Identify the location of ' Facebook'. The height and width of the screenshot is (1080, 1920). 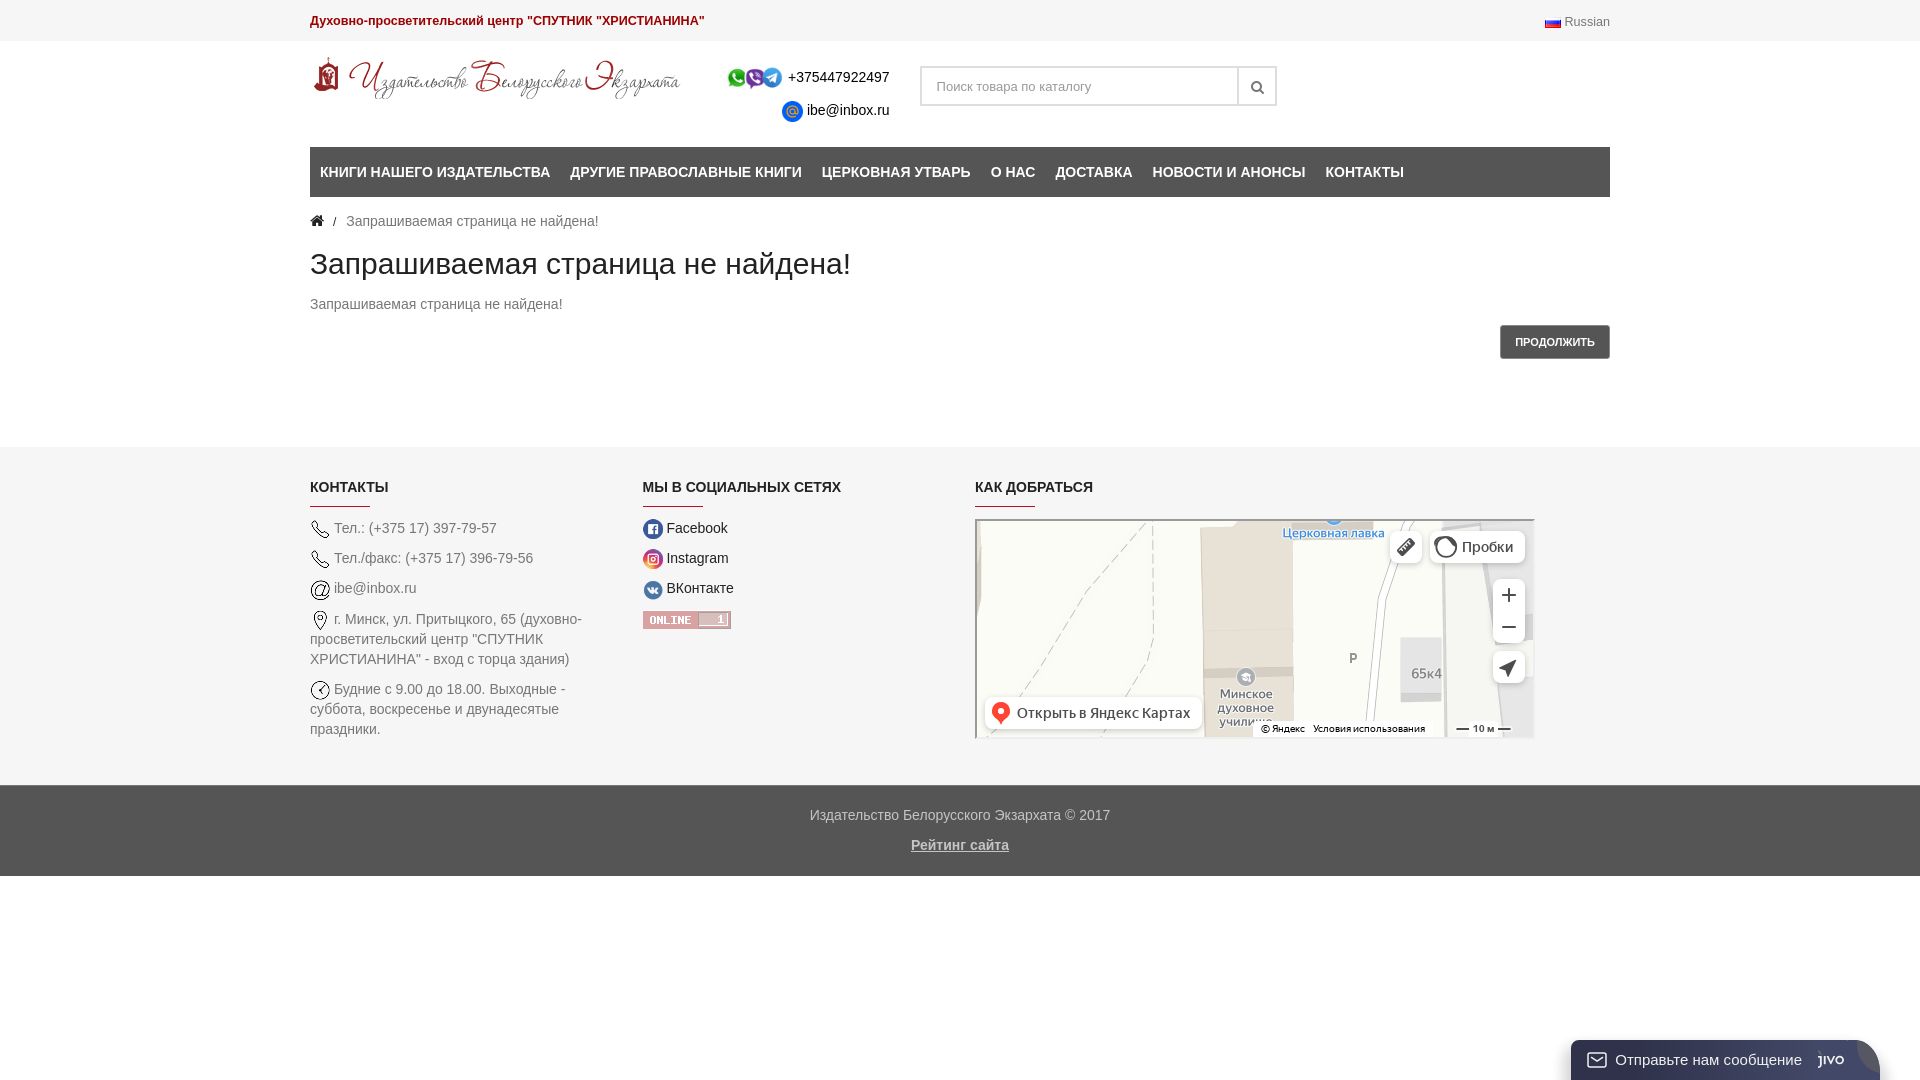
(684, 527).